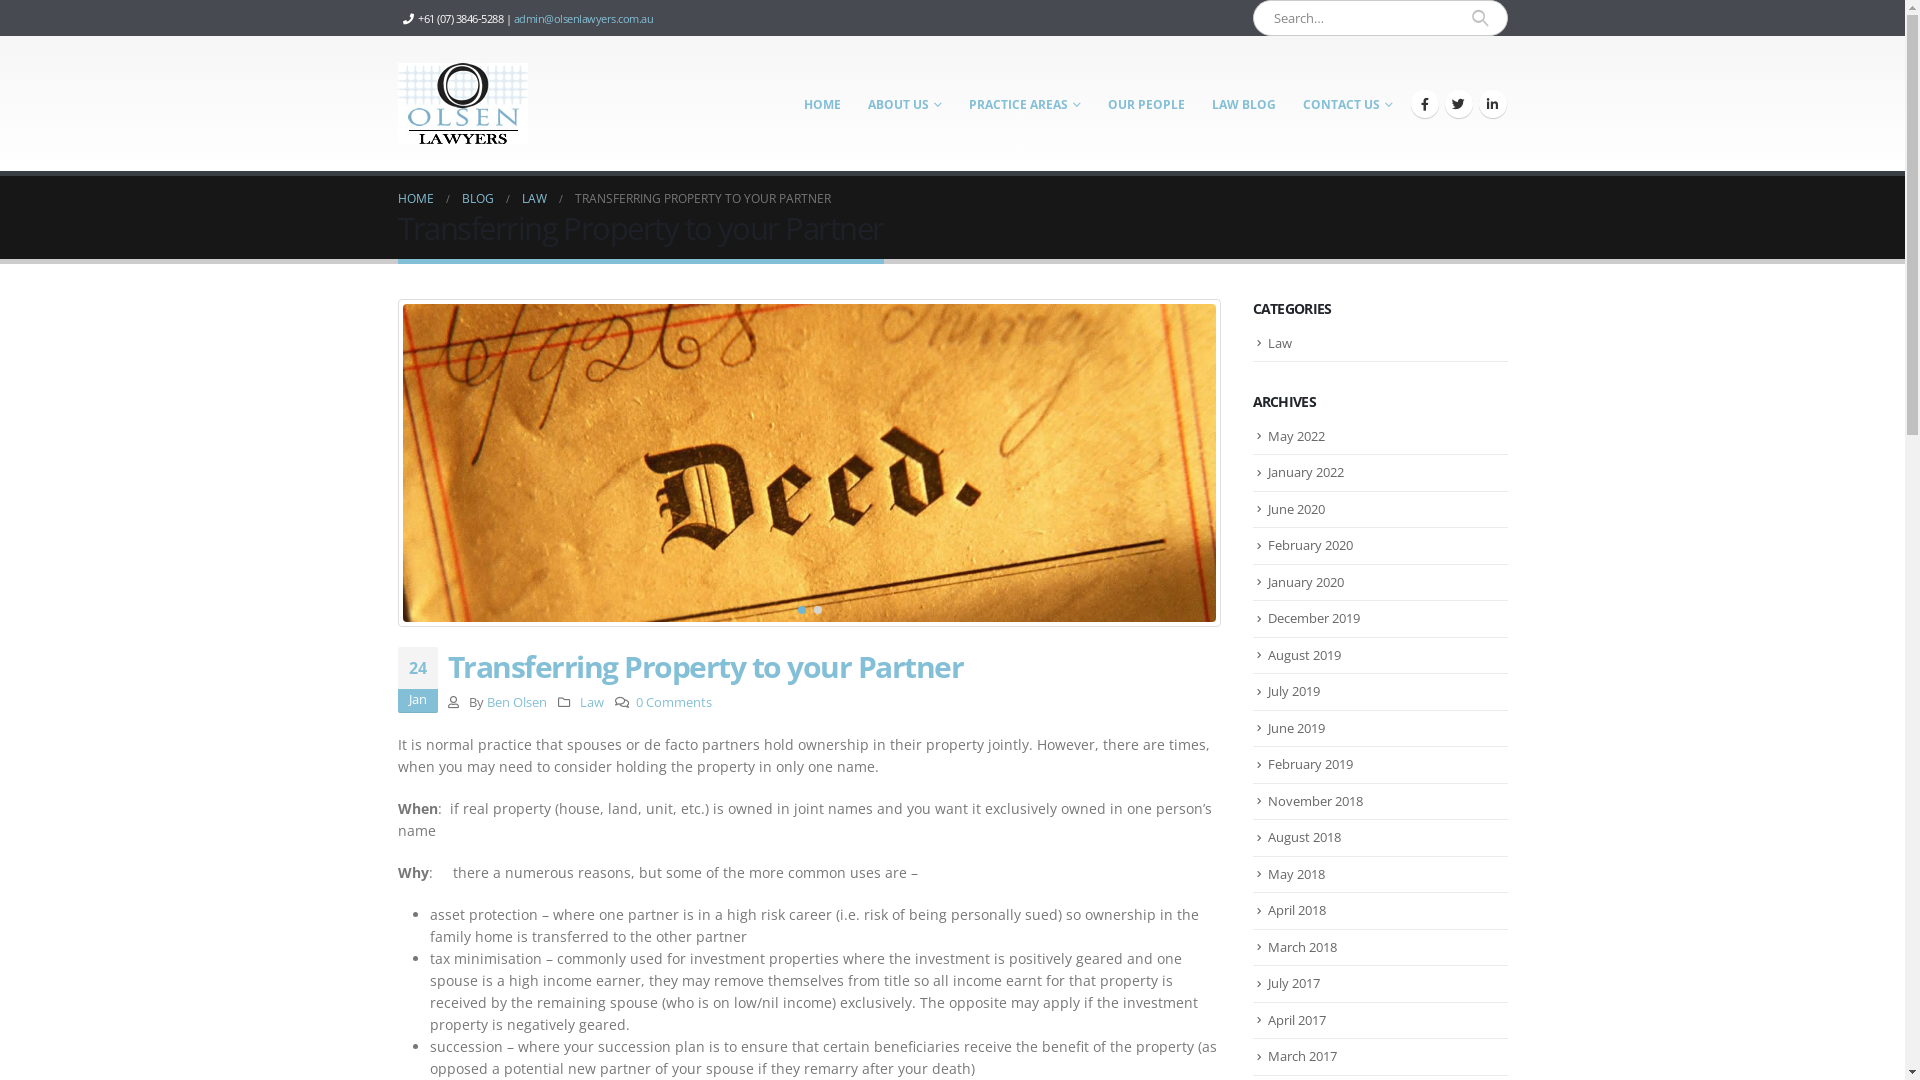  What do you see at coordinates (1409, 104) in the screenshot?
I see `'Facebook'` at bounding box center [1409, 104].